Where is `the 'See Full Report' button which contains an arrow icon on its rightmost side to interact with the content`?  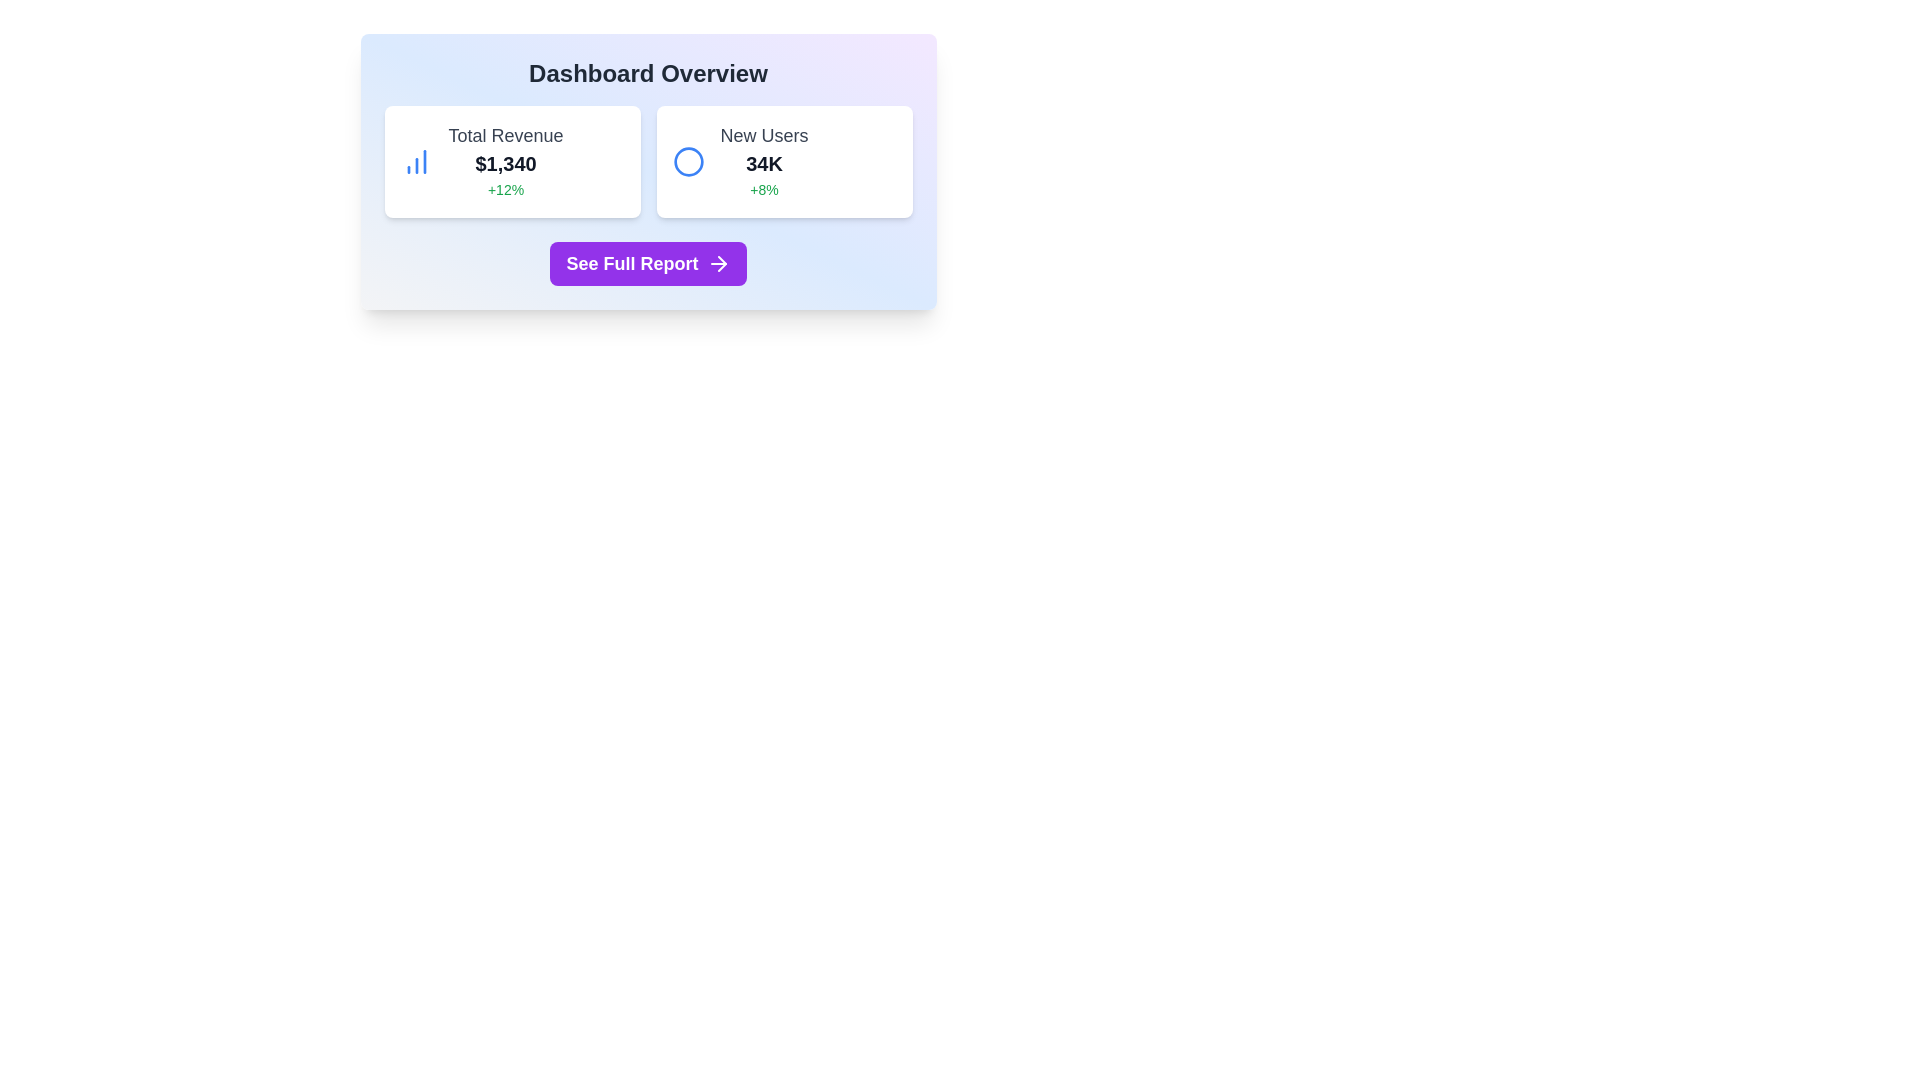 the 'See Full Report' button which contains an arrow icon on its rightmost side to interact with the content is located at coordinates (721, 262).